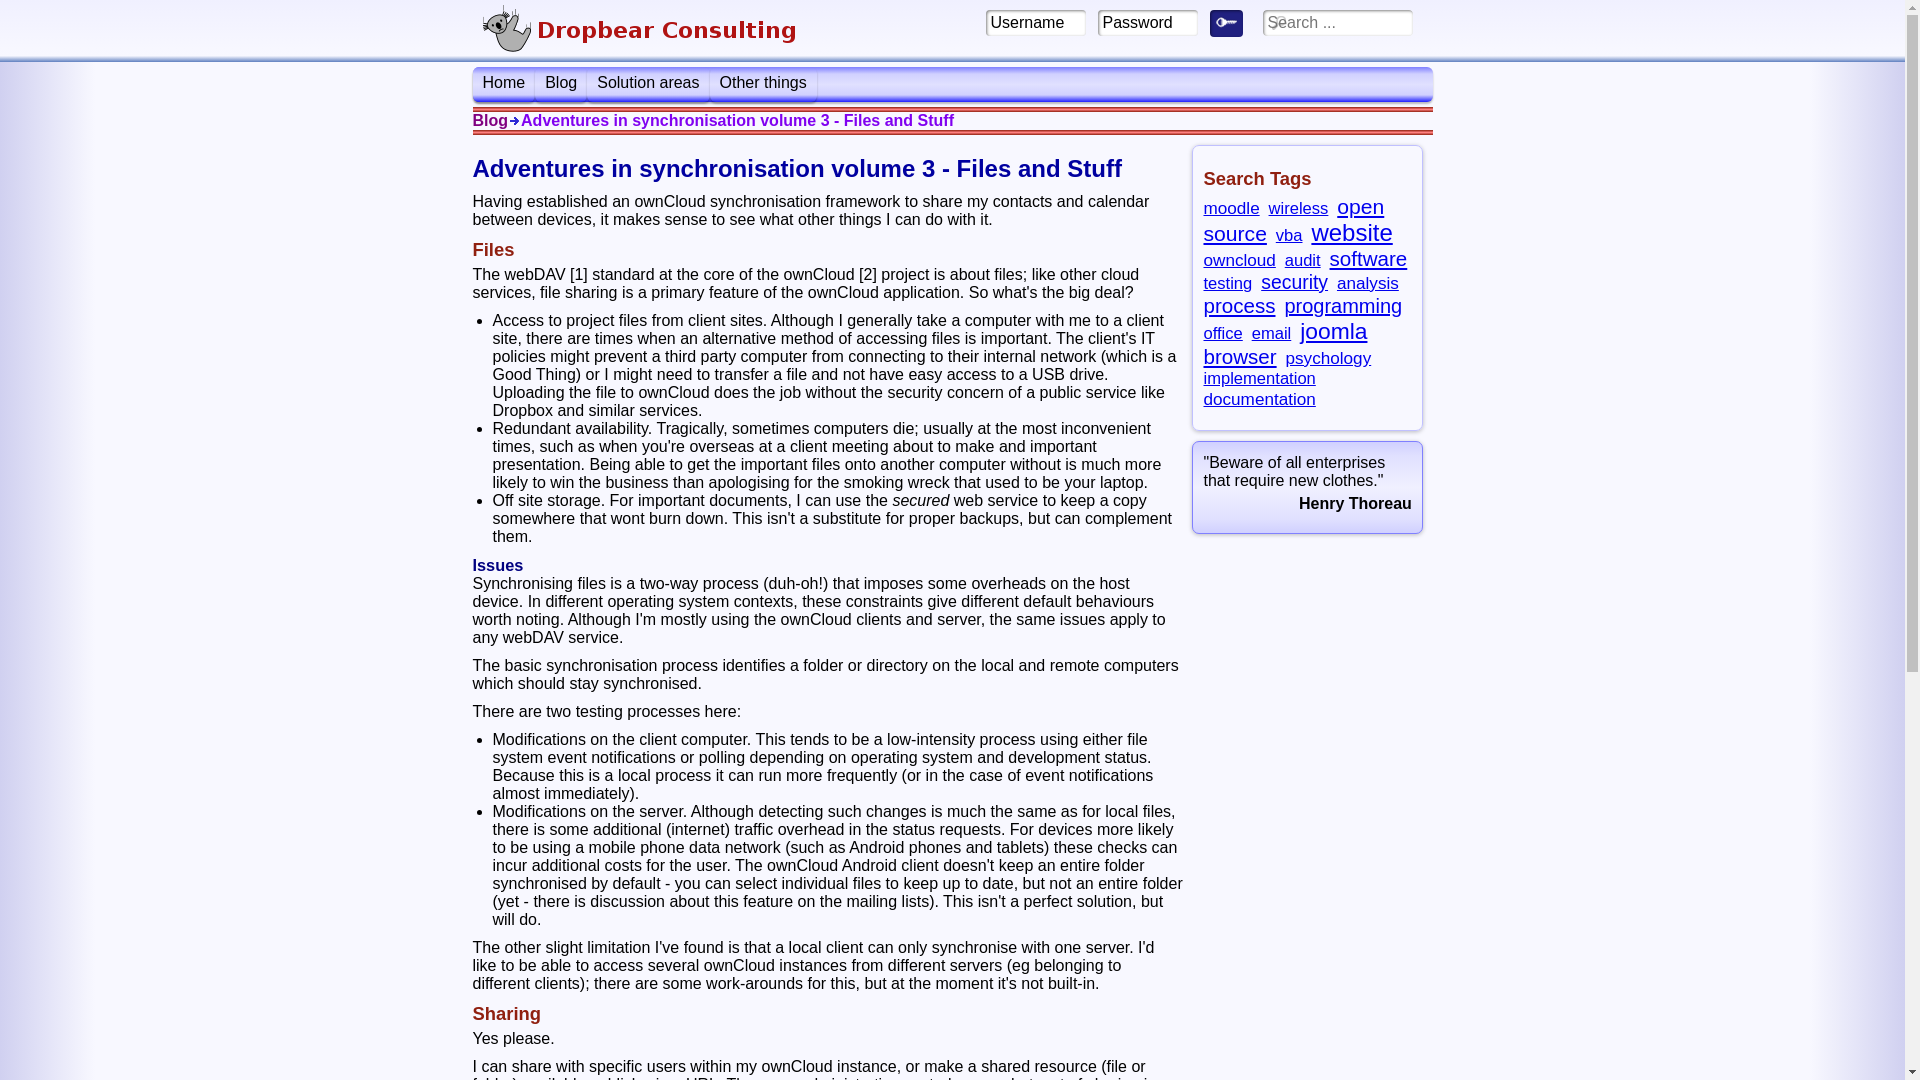  What do you see at coordinates (1294, 281) in the screenshot?
I see `'security'` at bounding box center [1294, 281].